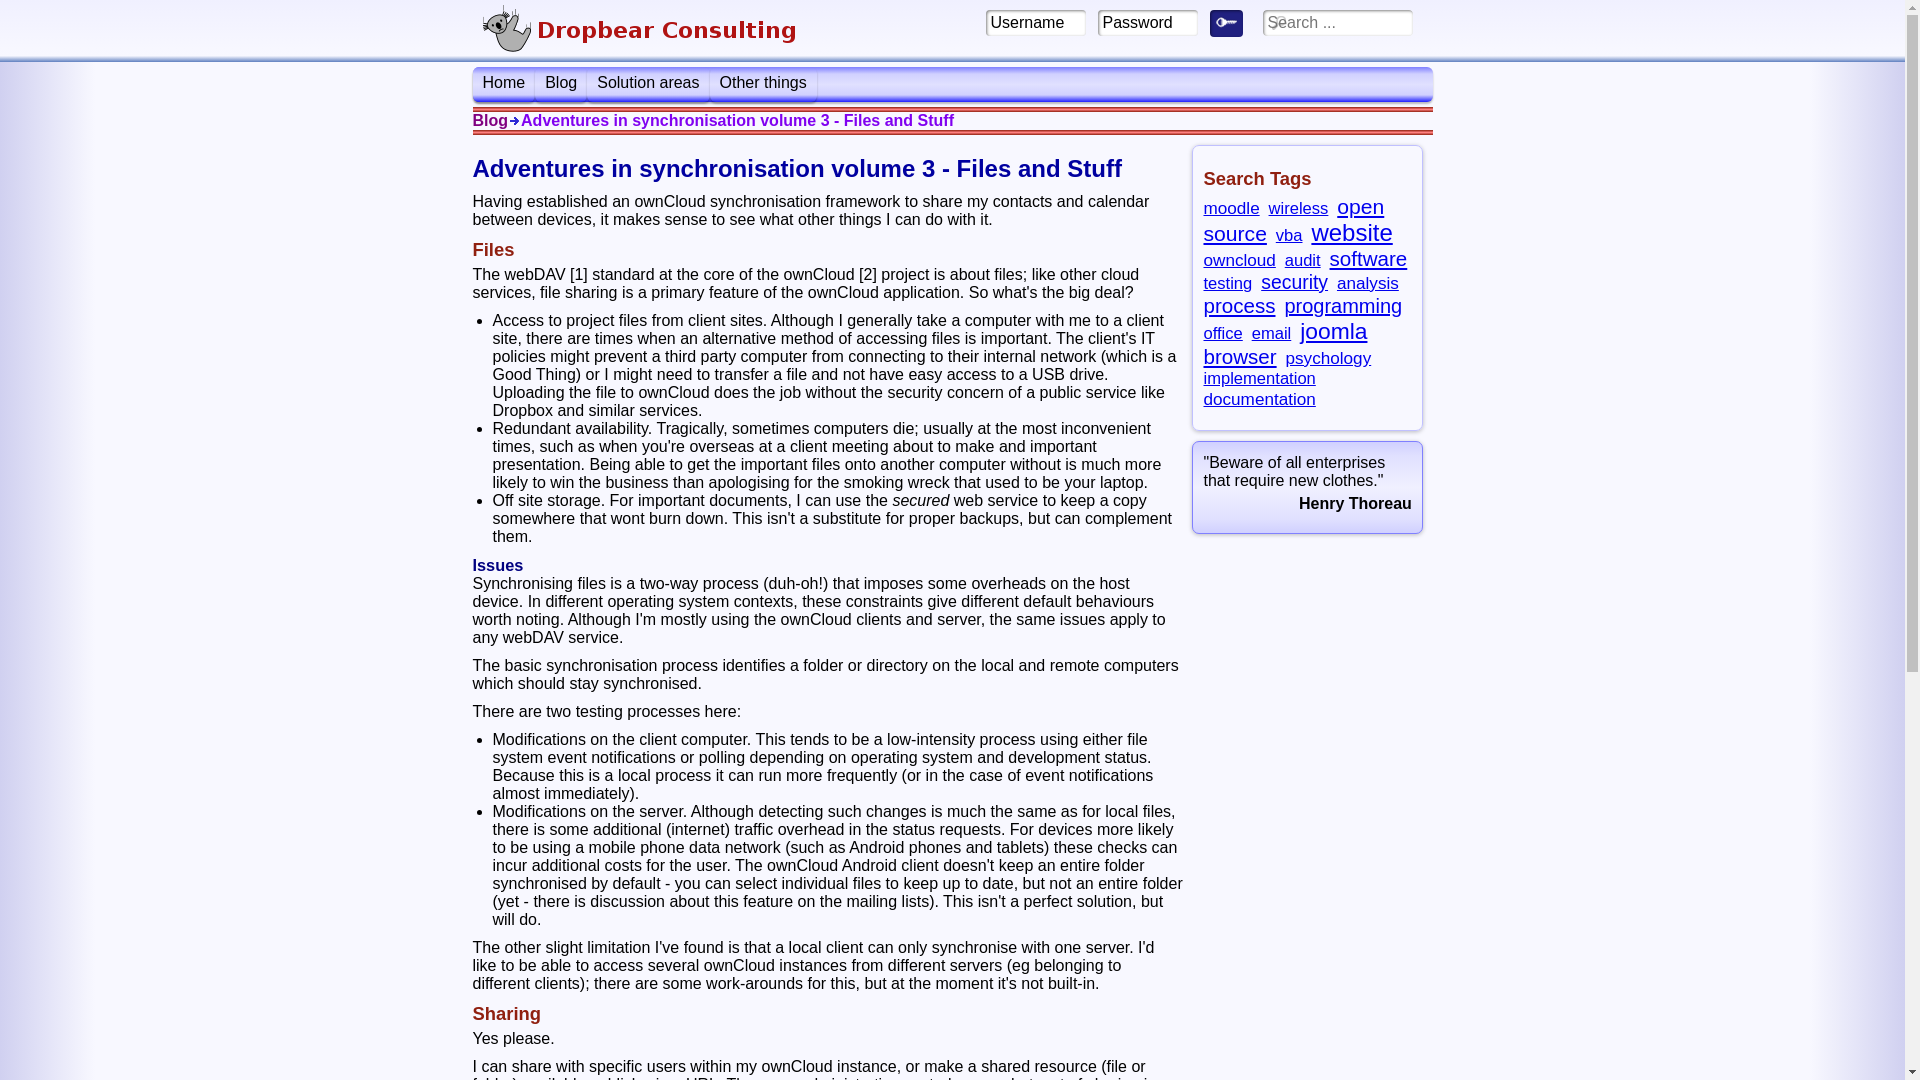  What do you see at coordinates (1294, 281) in the screenshot?
I see `'security'` at bounding box center [1294, 281].